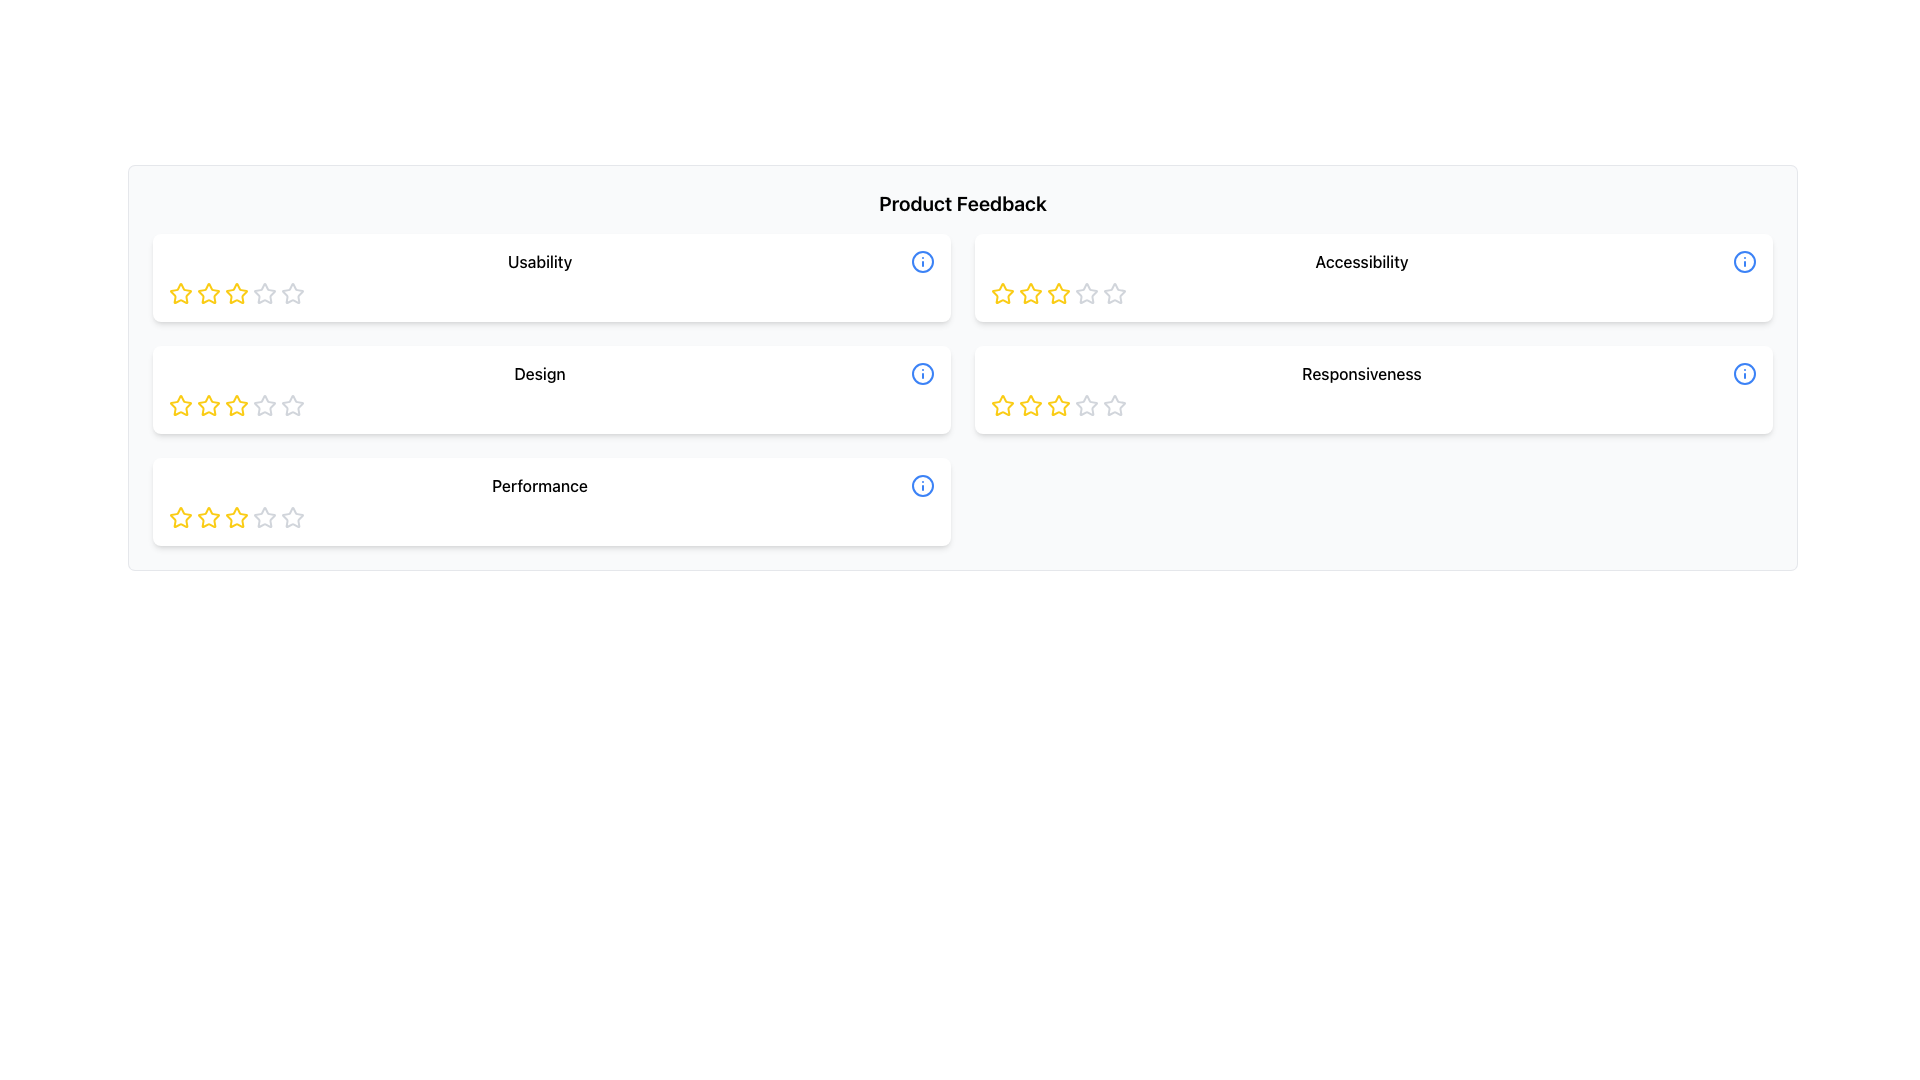  Describe the element at coordinates (552, 516) in the screenshot. I see `the yellow star in the Interactive rating stars component located within the 'Performance' section` at that location.